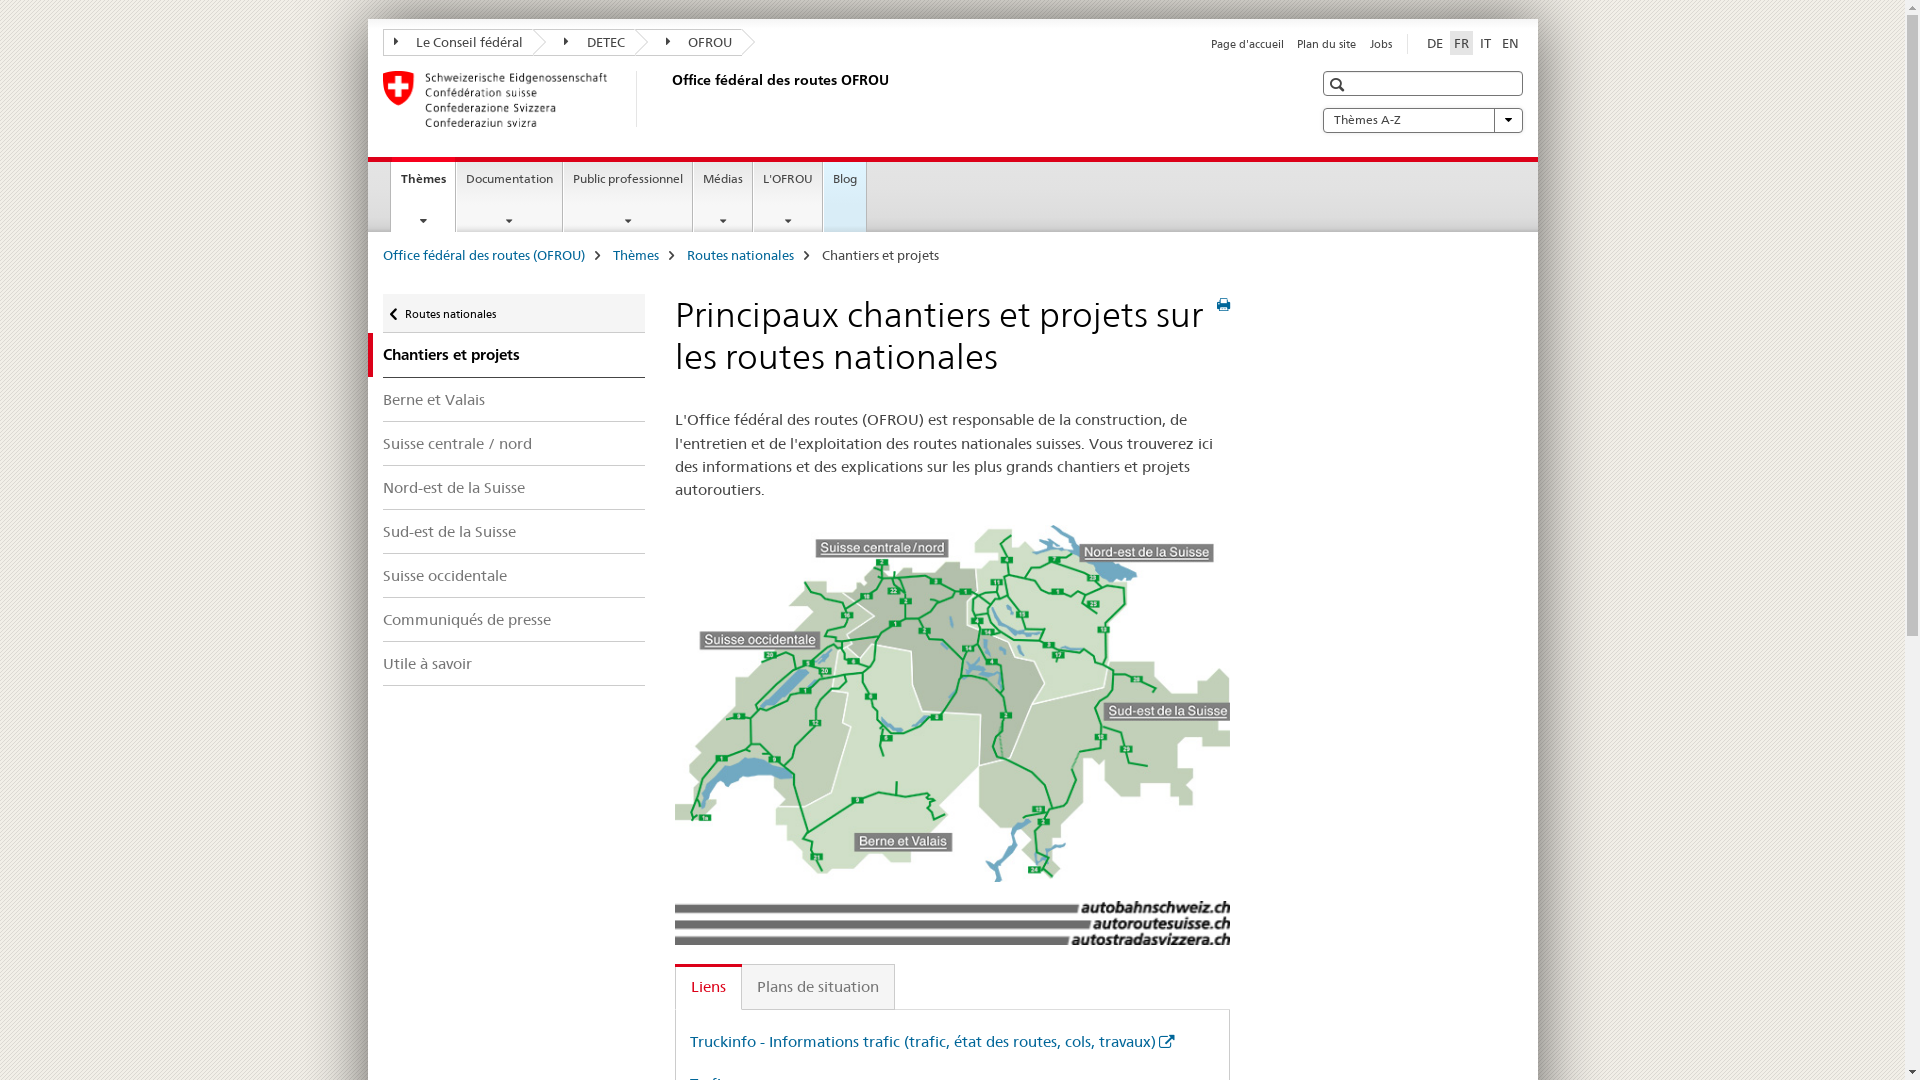  What do you see at coordinates (844, 196) in the screenshot?
I see `'Blog'` at bounding box center [844, 196].